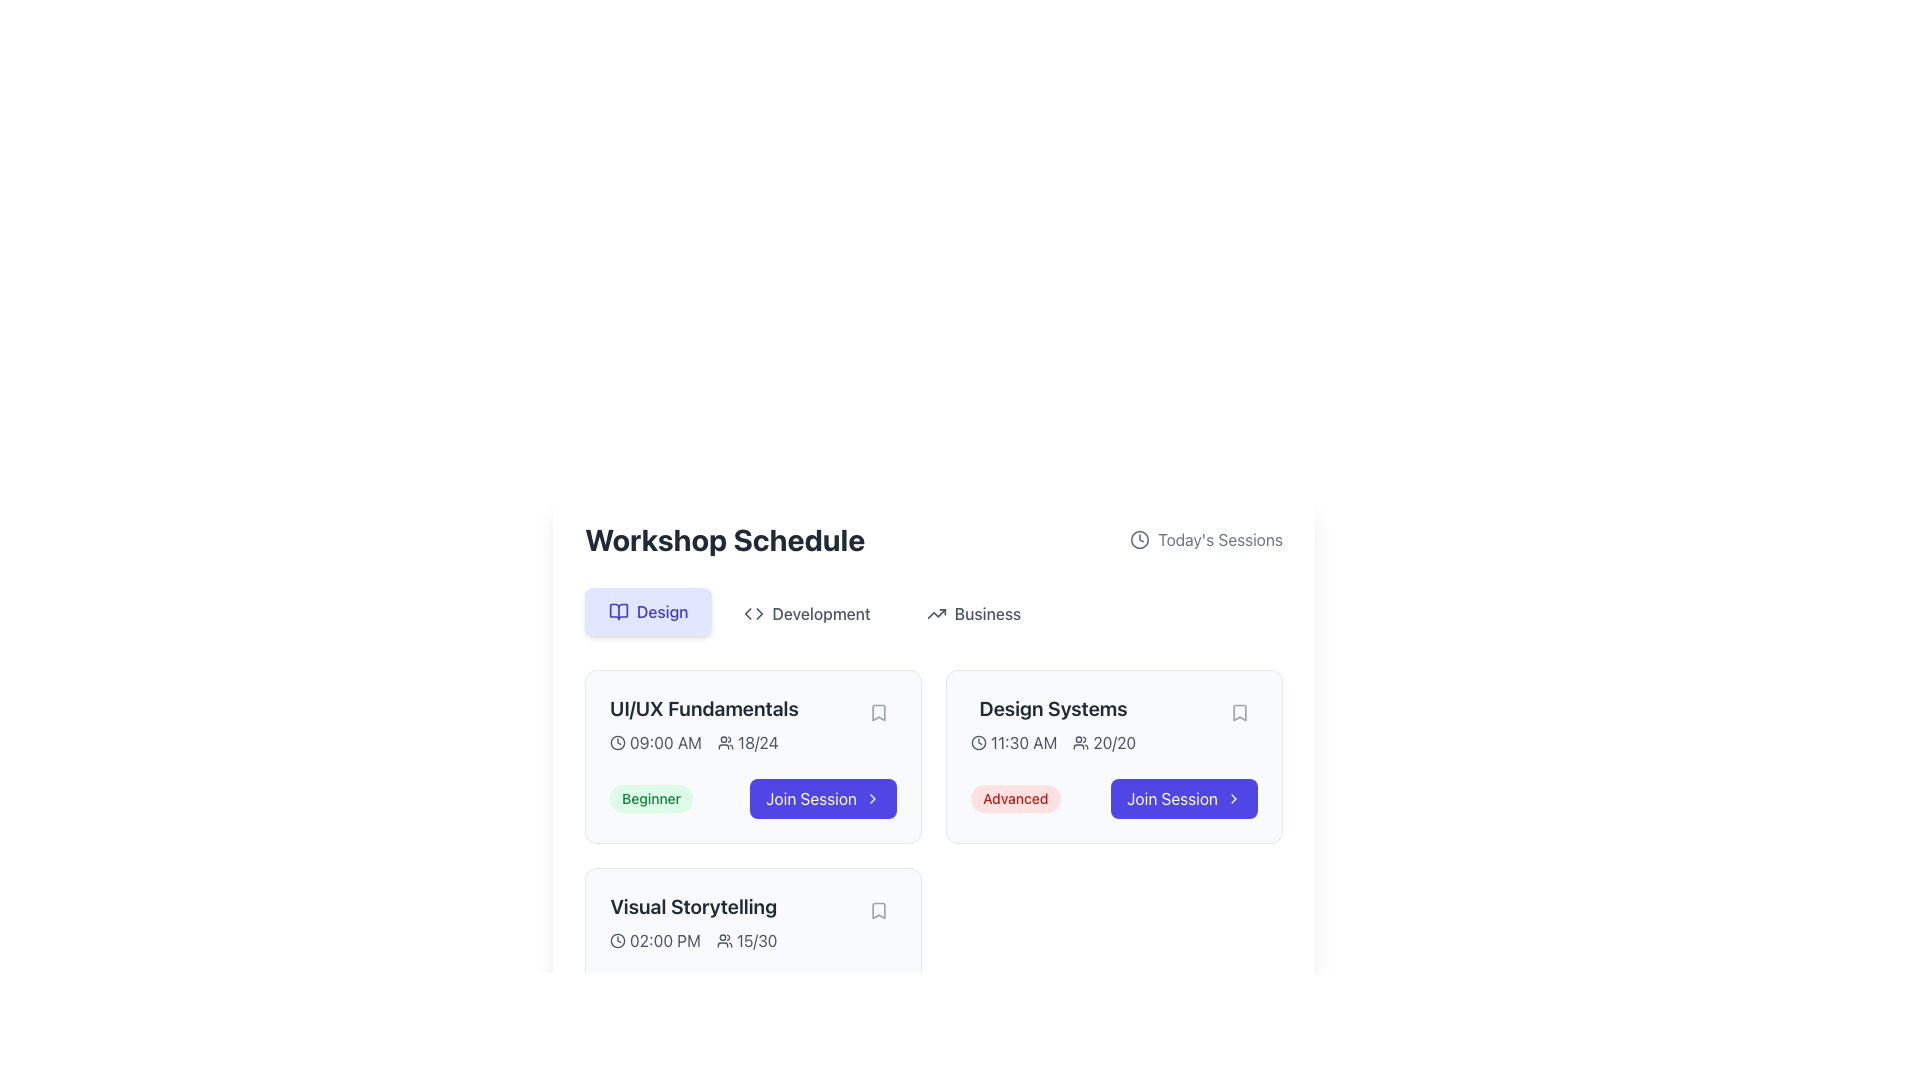 Image resolution: width=1920 pixels, height=1080 pixels. I want to click on the 'Business' button, which is the third button in a row of three, styled with gray text and an upward trending arrow icon, so click(974, 612).